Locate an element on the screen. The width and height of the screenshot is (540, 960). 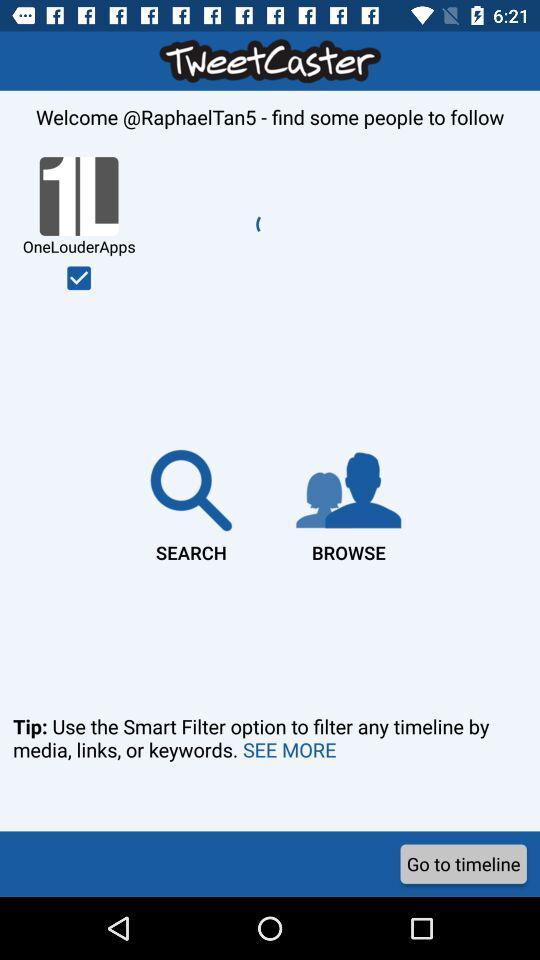
browse icon is located at coordinates (347, 501).